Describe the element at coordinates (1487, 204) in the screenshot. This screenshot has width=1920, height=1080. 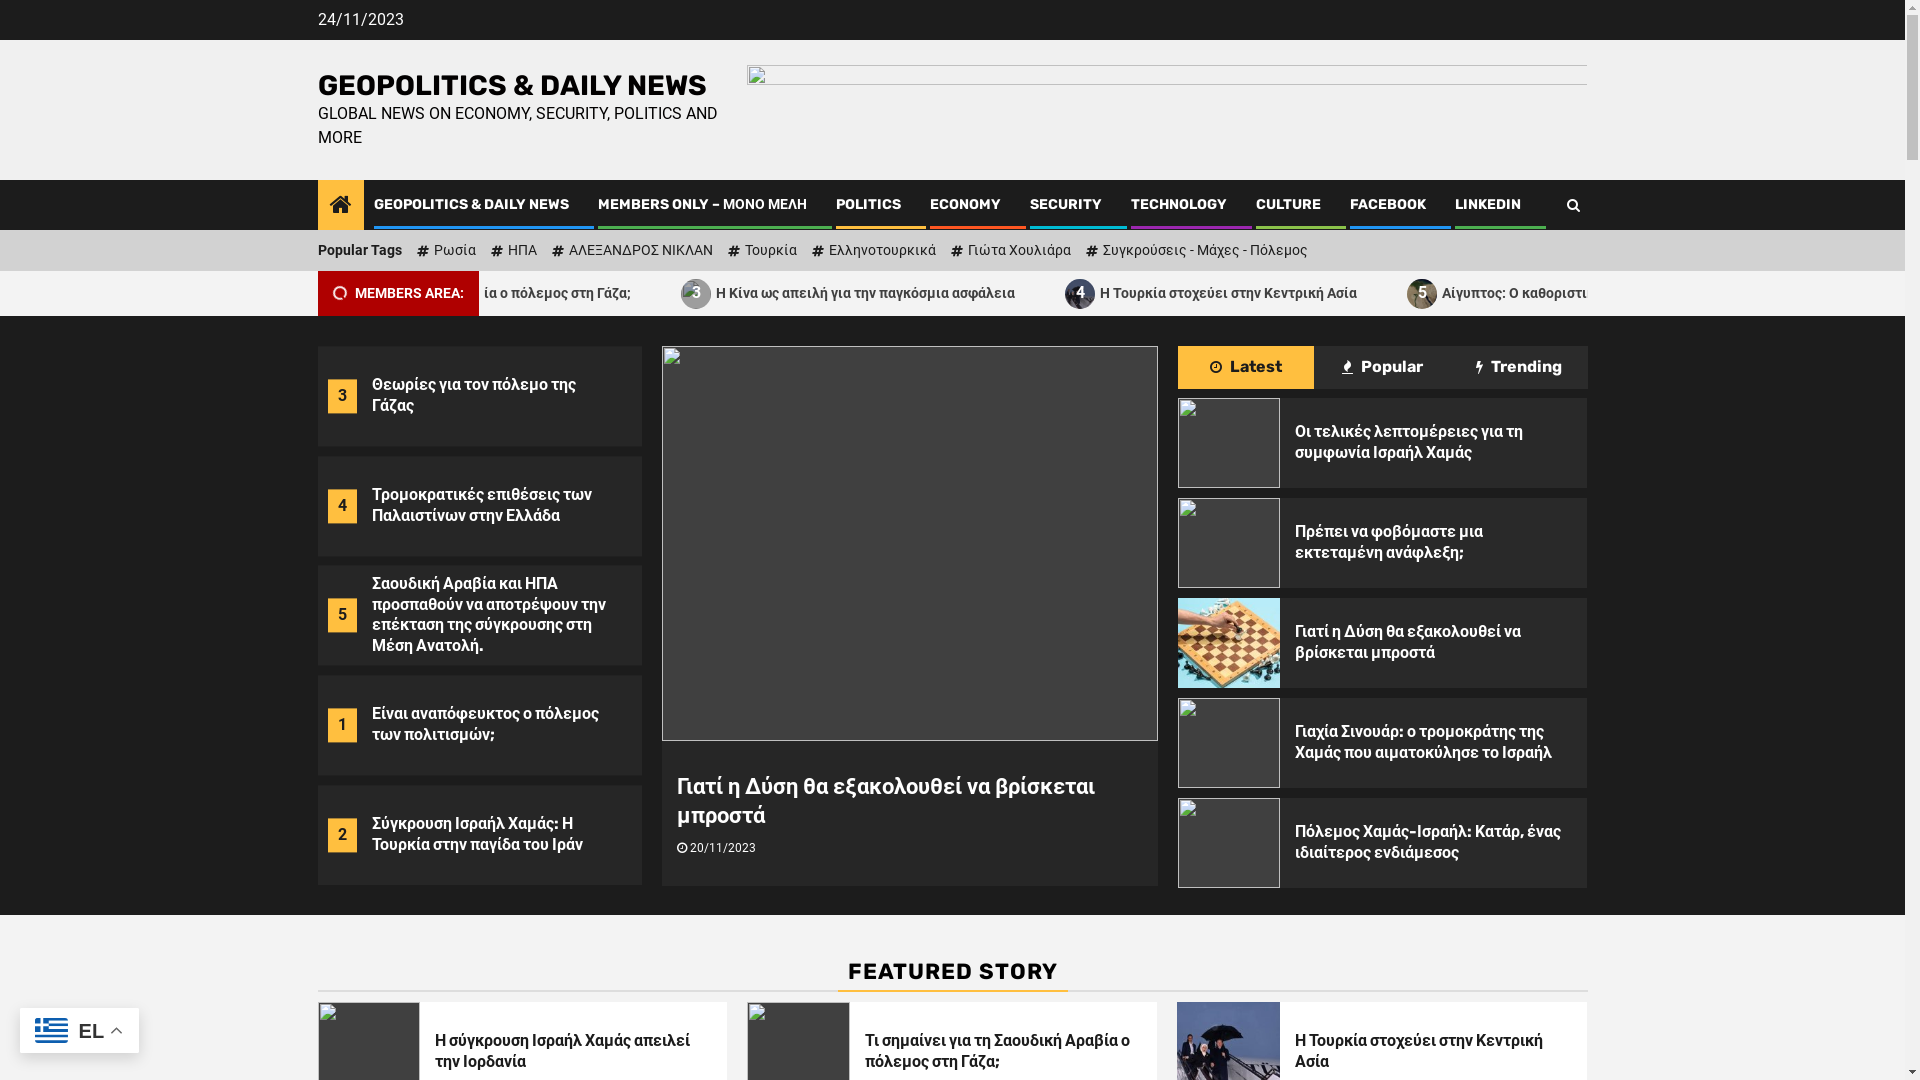
I see `'LINKEDIN'` at that location.